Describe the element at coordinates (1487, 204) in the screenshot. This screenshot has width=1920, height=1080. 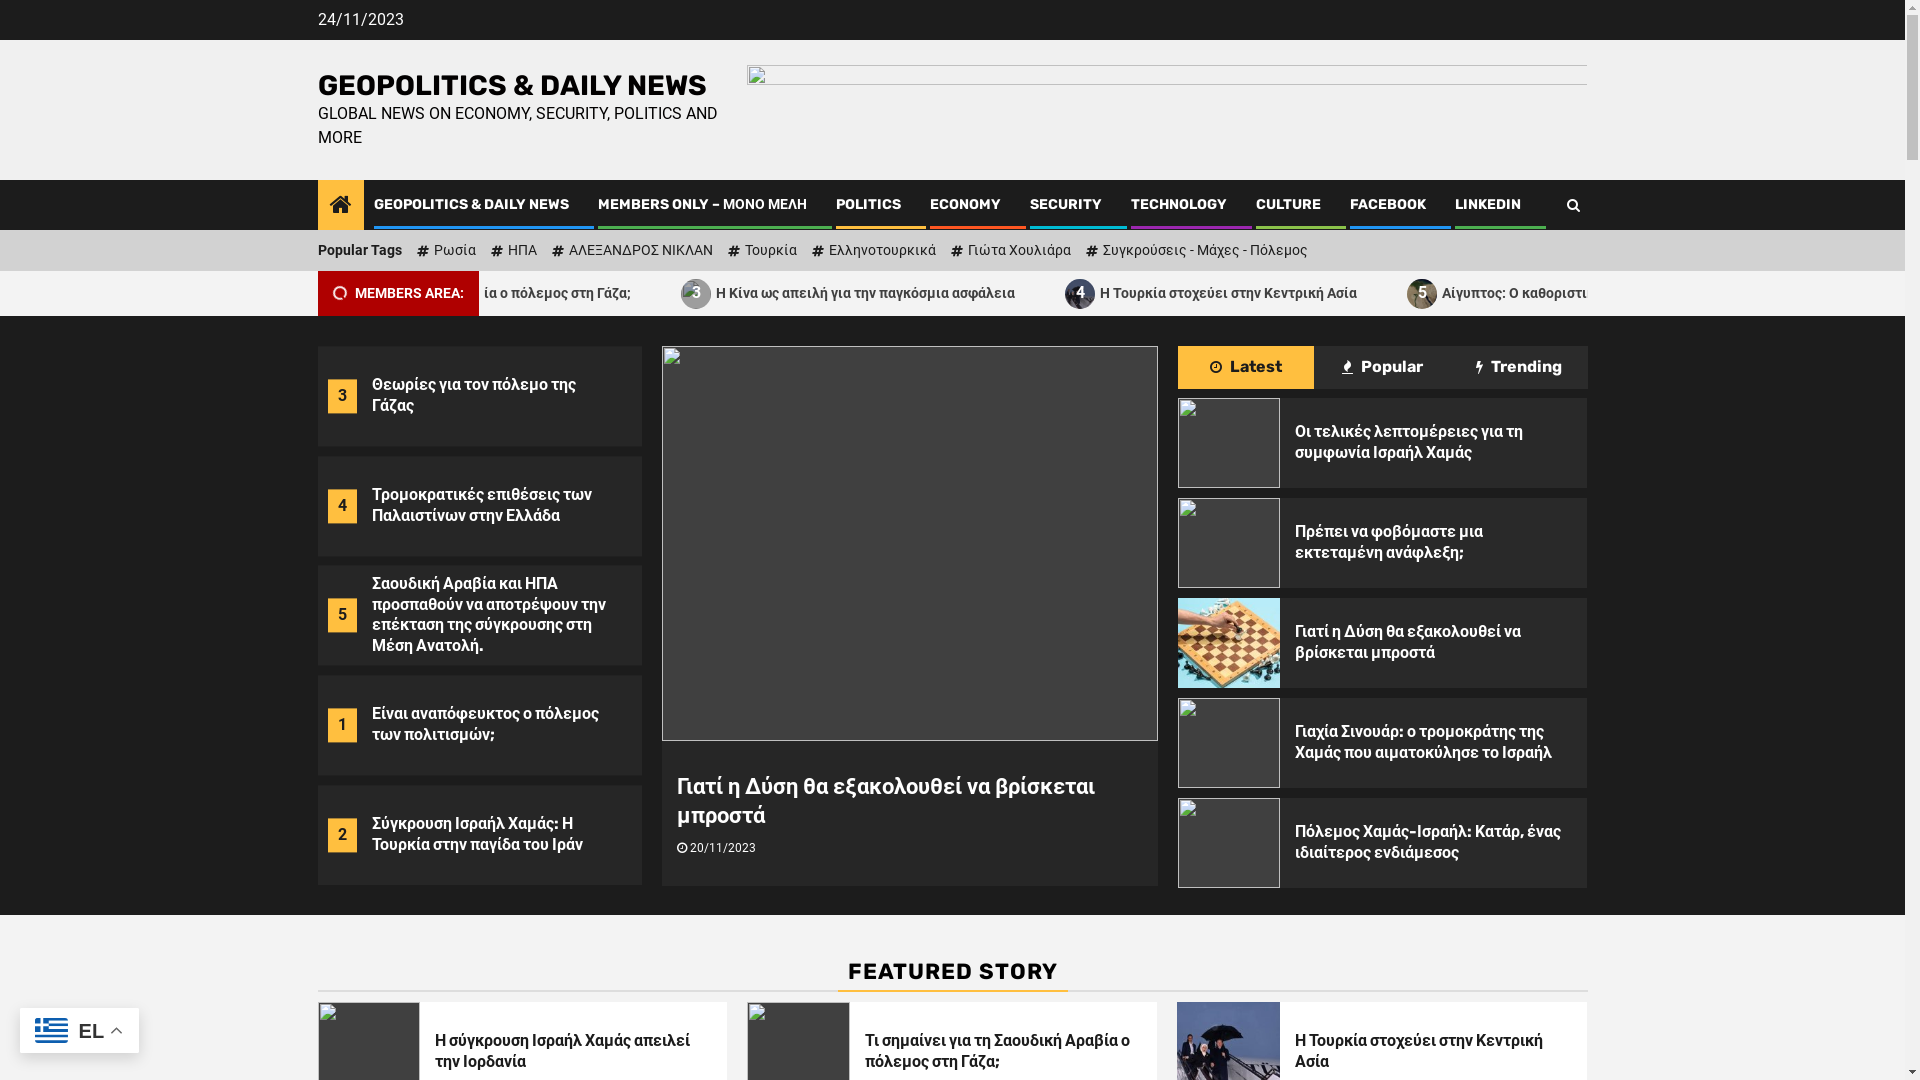
I see `'LINKEDIN'` at that location.